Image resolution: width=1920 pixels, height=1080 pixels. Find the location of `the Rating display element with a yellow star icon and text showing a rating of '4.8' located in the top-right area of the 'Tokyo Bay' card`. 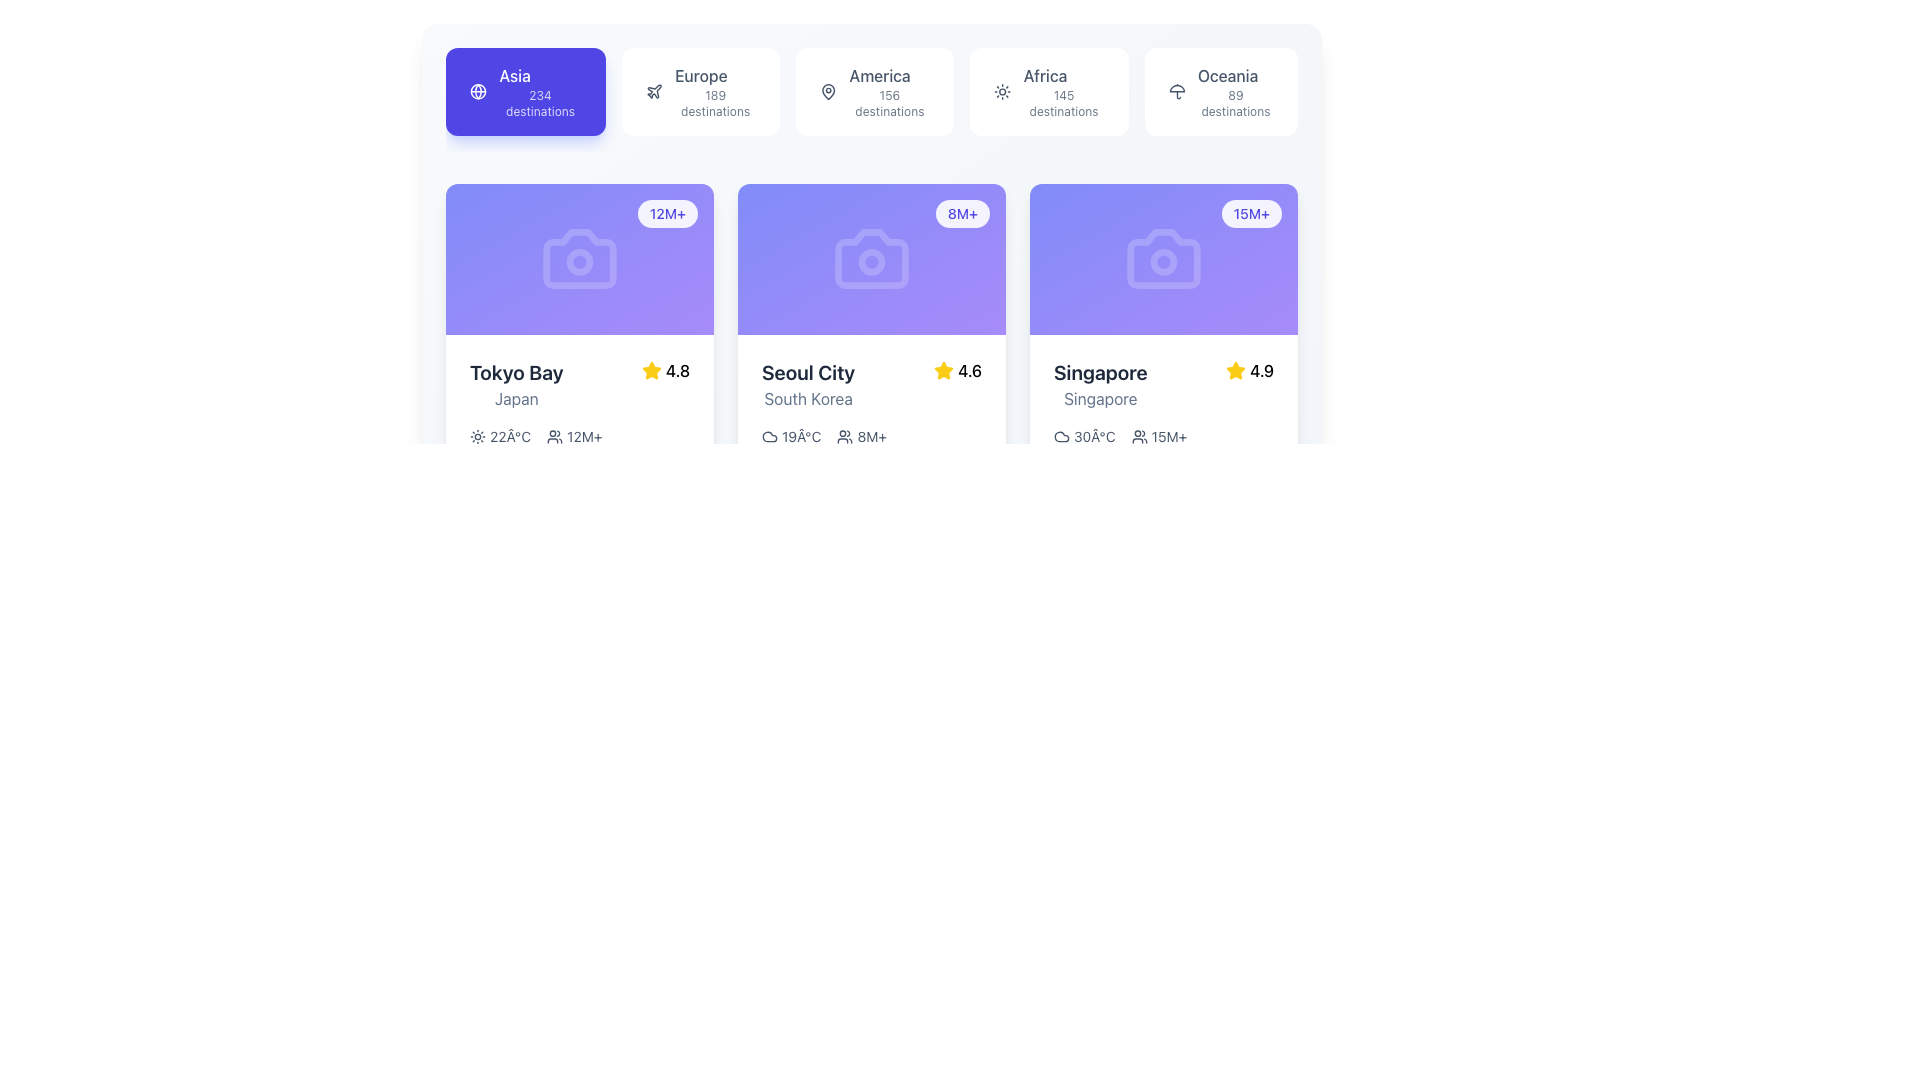

the Rating display element with a yellow star icon and text showing a rating of '4.8' located in the top-right area of the 'Tokyo Bay' card is located at coordinates (665, 370).